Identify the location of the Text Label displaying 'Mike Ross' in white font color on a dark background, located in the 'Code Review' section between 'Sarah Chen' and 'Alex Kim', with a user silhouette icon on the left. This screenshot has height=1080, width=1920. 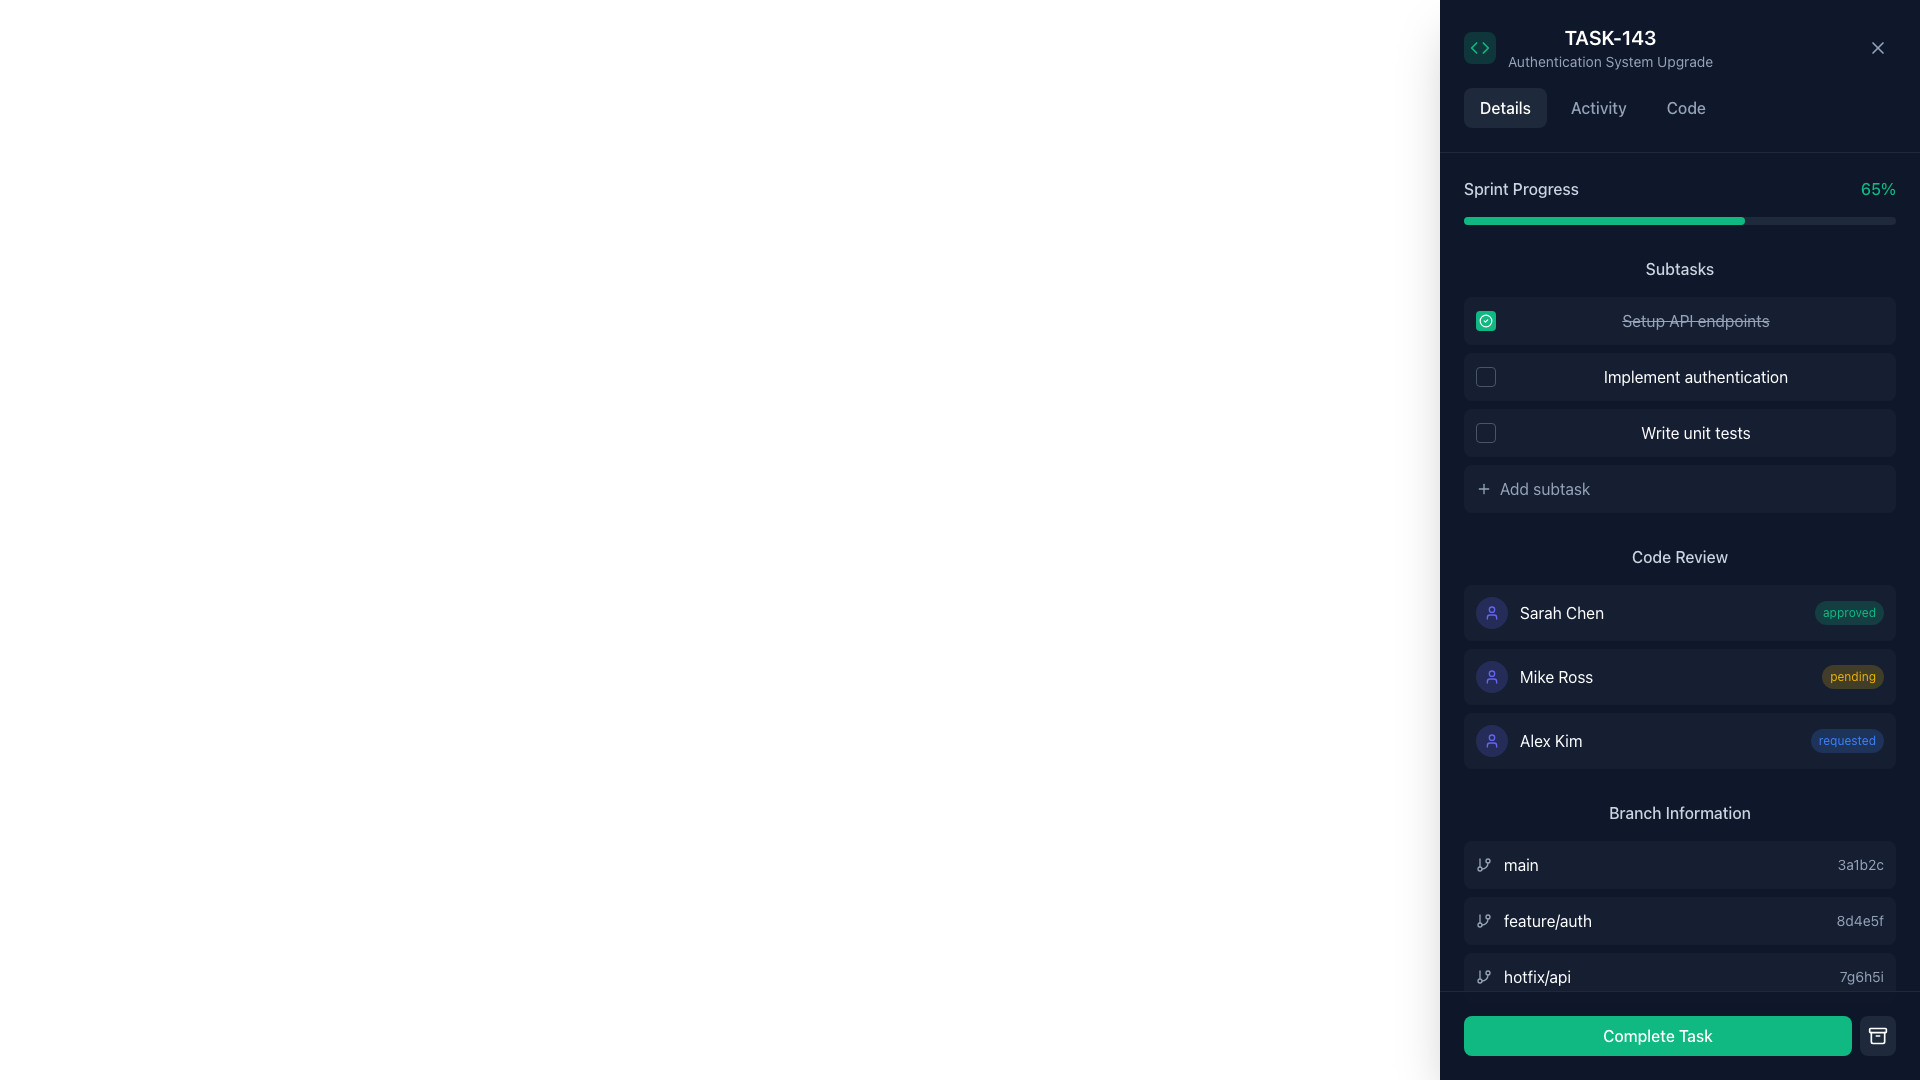
(1555, 676).